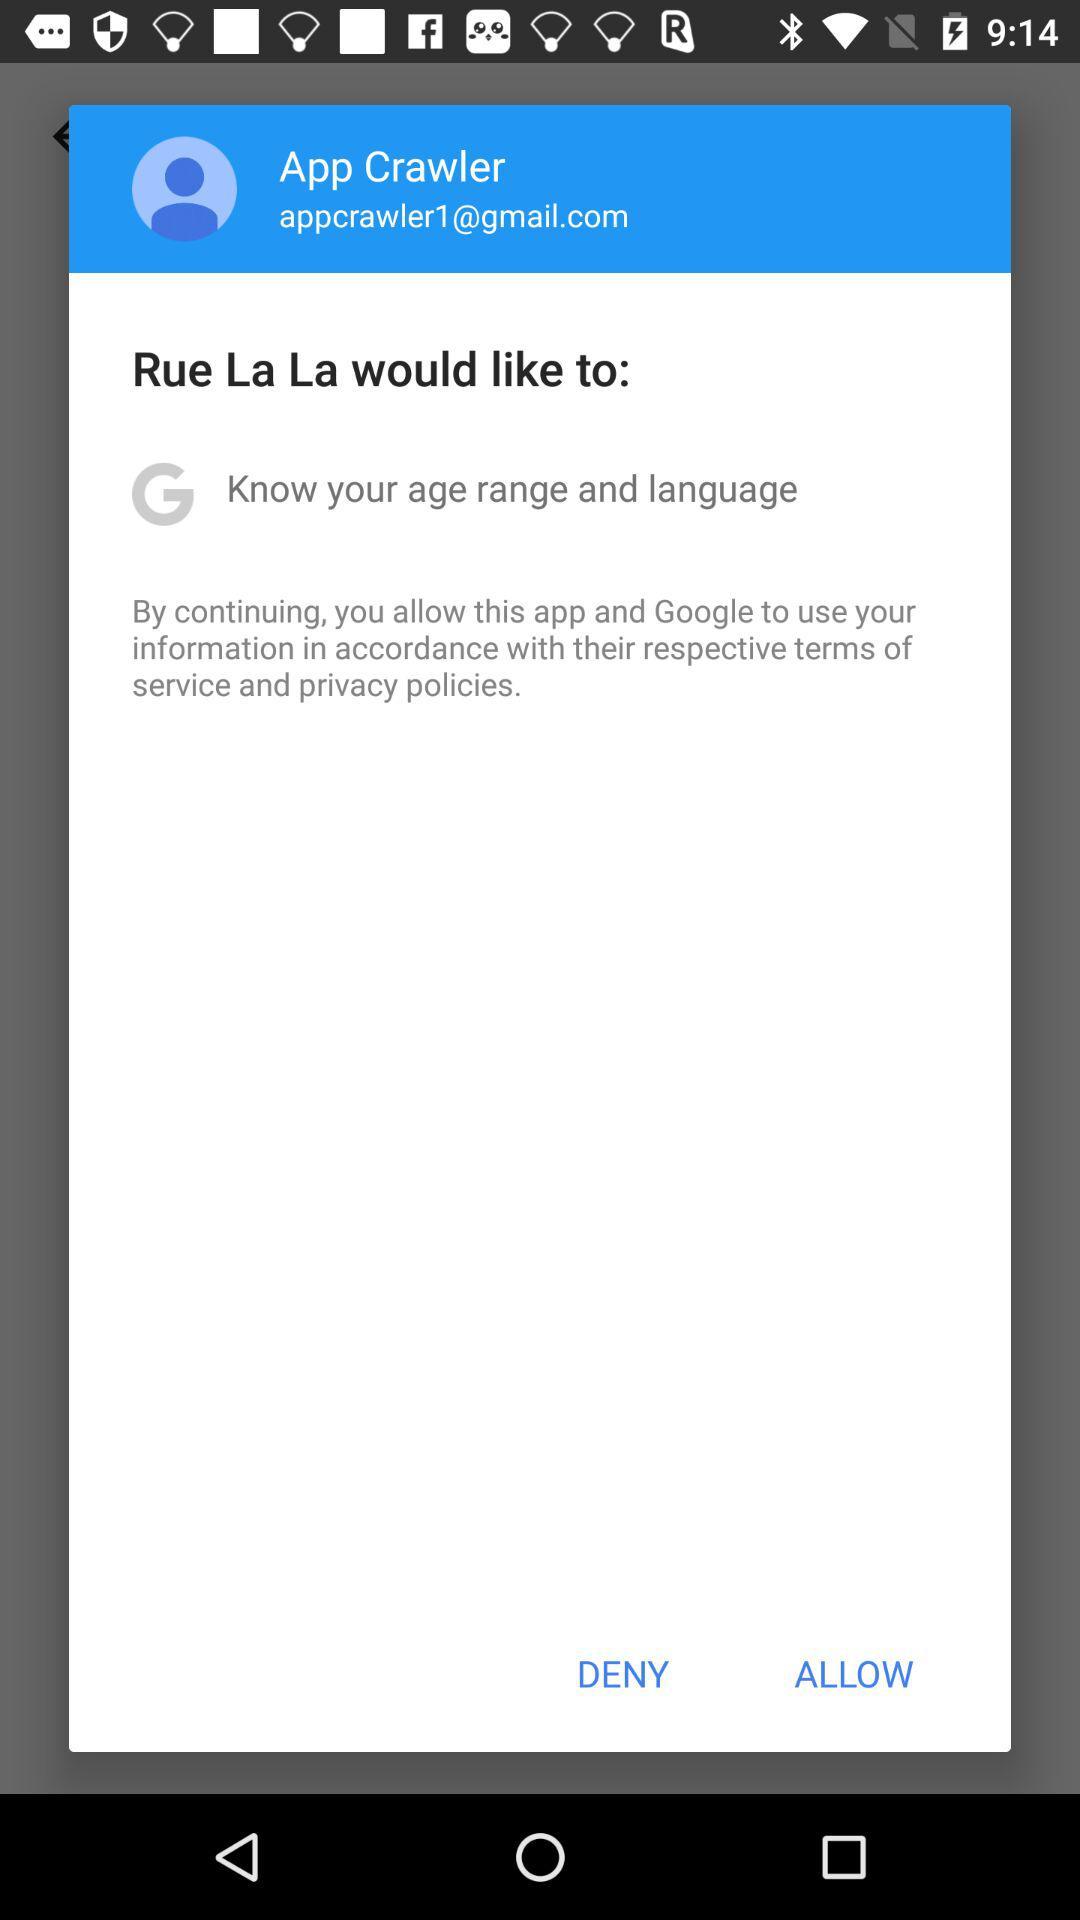 The image size is (1080, 1920). I want to click on app crawler app, so click(392, 164).